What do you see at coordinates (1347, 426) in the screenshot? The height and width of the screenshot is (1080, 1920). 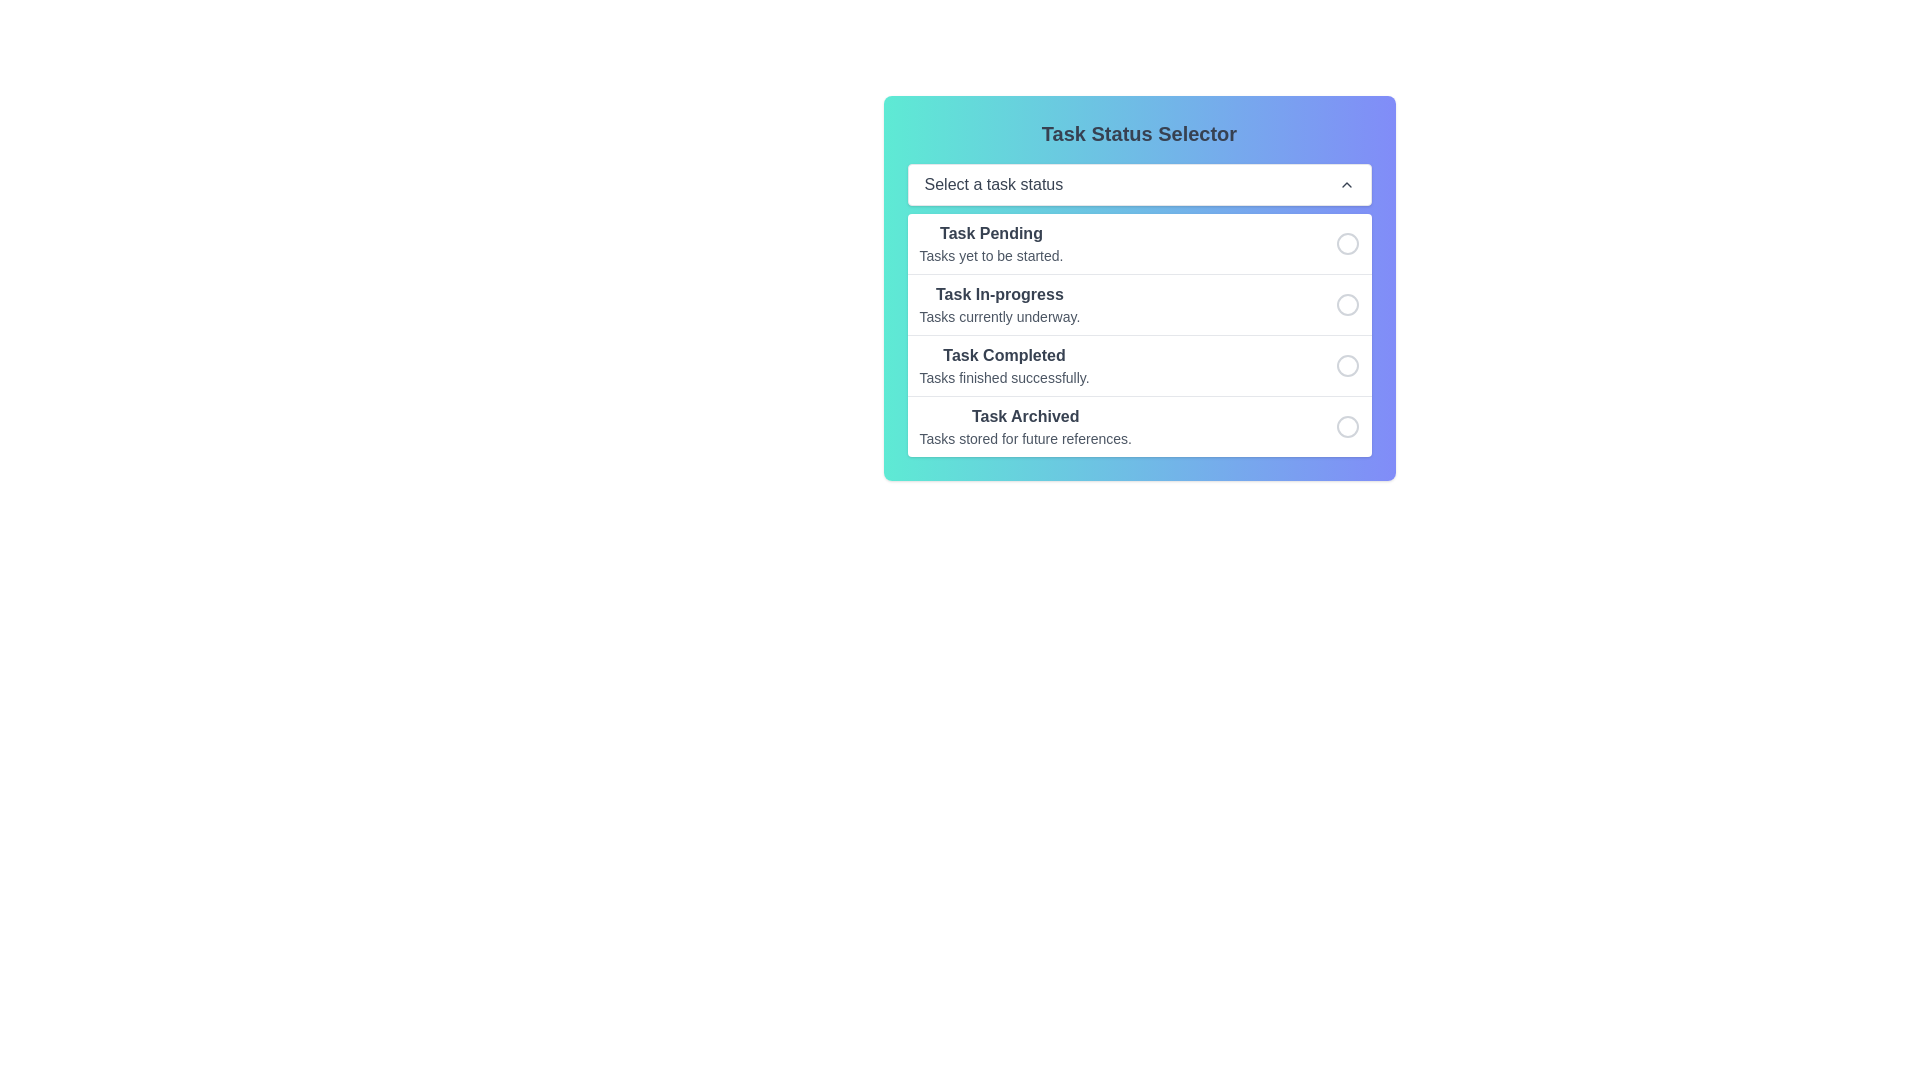 I see `the last radio button (circular outline) located near the text 'Task Archived'` at bounding box center [1347, 426].